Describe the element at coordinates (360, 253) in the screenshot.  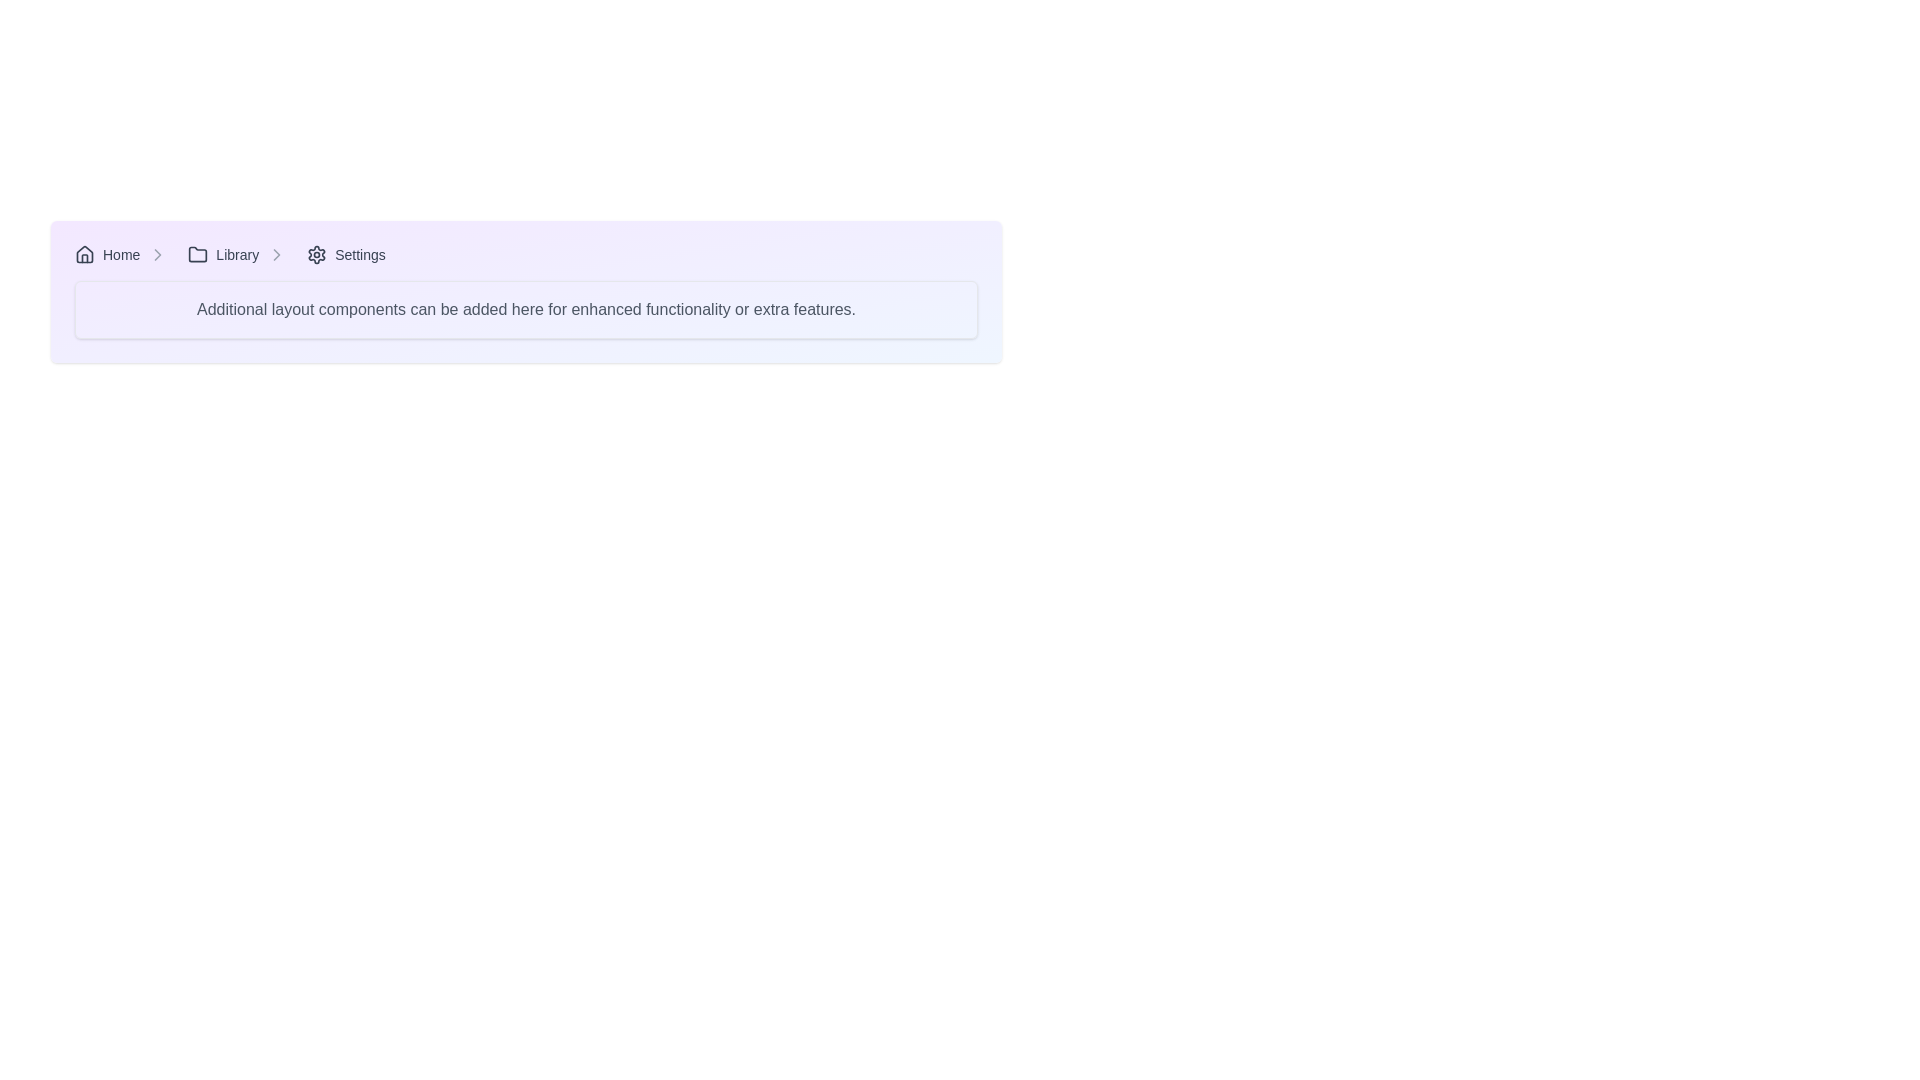
I see `the 'Settings' text label located in the top-center navigation bar, which indicates a settings-related section and is styled with a medium-weight font` at that location.